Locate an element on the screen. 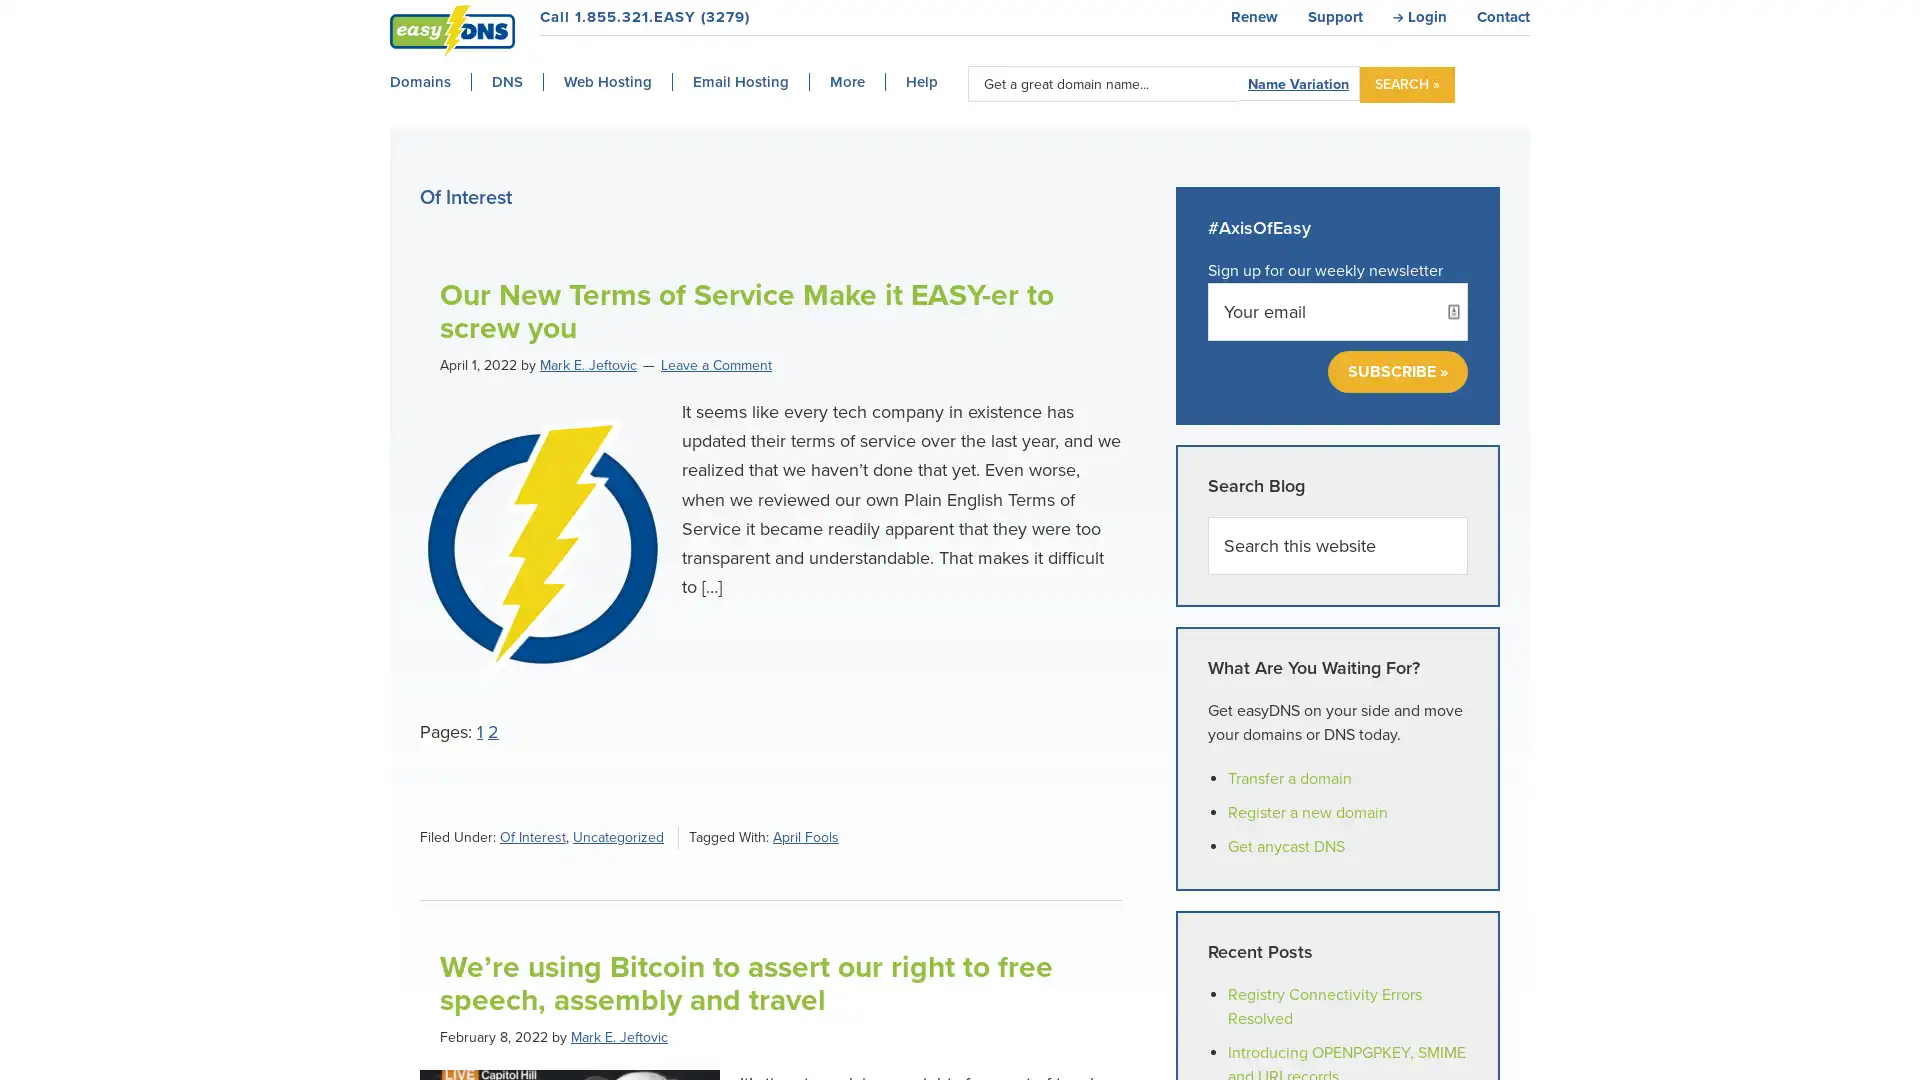 The height and width of the screenshot is (1080, 1920). SUBSCRIBE is located at coordinates (1396, 371).